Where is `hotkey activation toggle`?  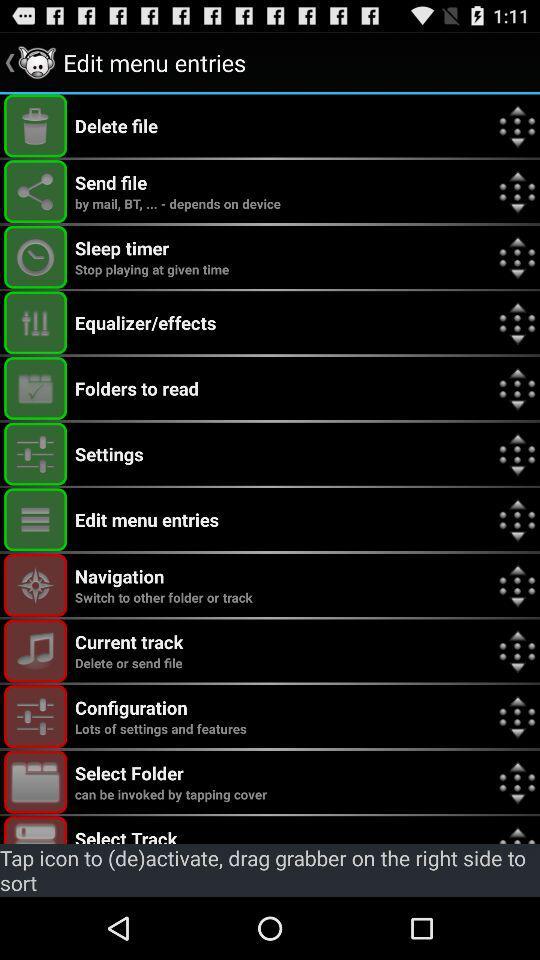 hotkey activation toggle is located at coordinates (35, 782).